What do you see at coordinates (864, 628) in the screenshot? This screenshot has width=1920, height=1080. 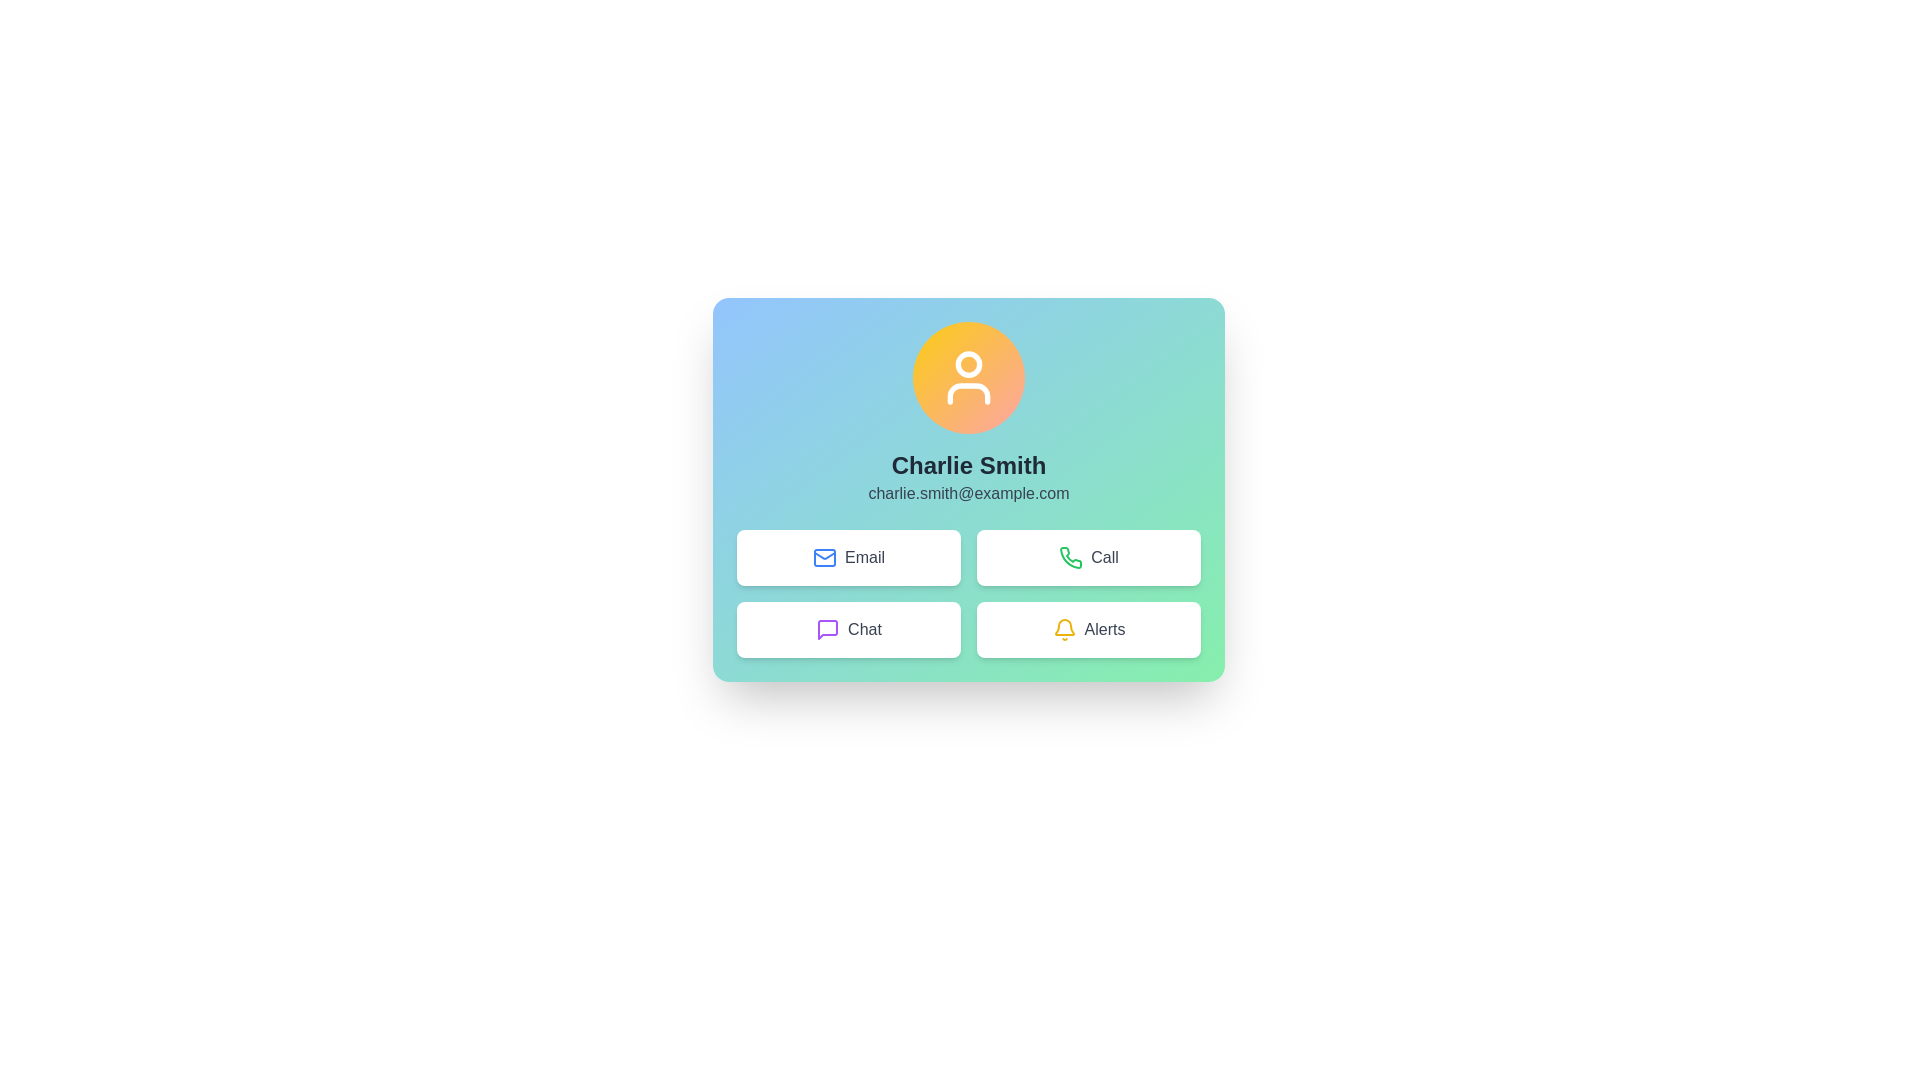 I see `the 'Chat' text label, which indicates the purpose of the 'Chat' button located in the bottom-left button of a rectangular grid of options` at bounding box center [864, 628].